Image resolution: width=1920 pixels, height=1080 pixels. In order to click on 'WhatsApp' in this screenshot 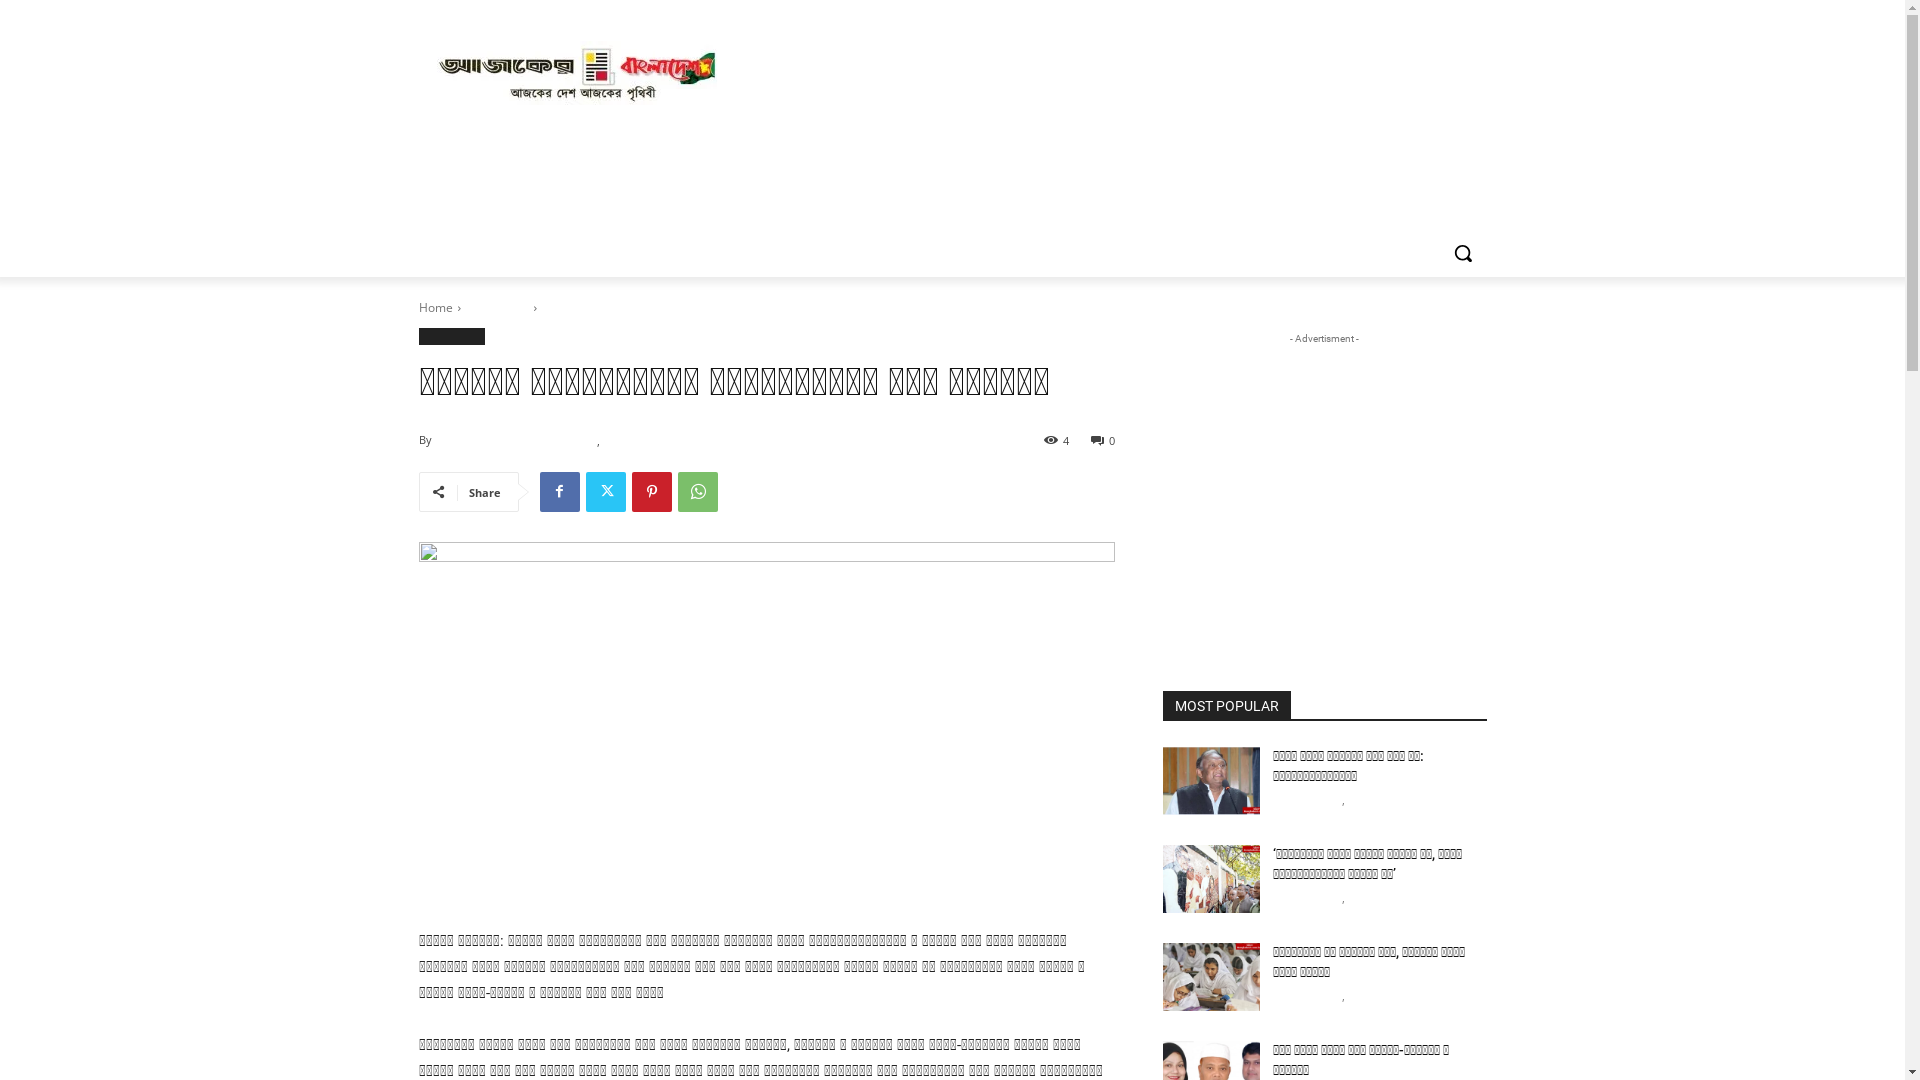, I will do `click(697, 492)`.